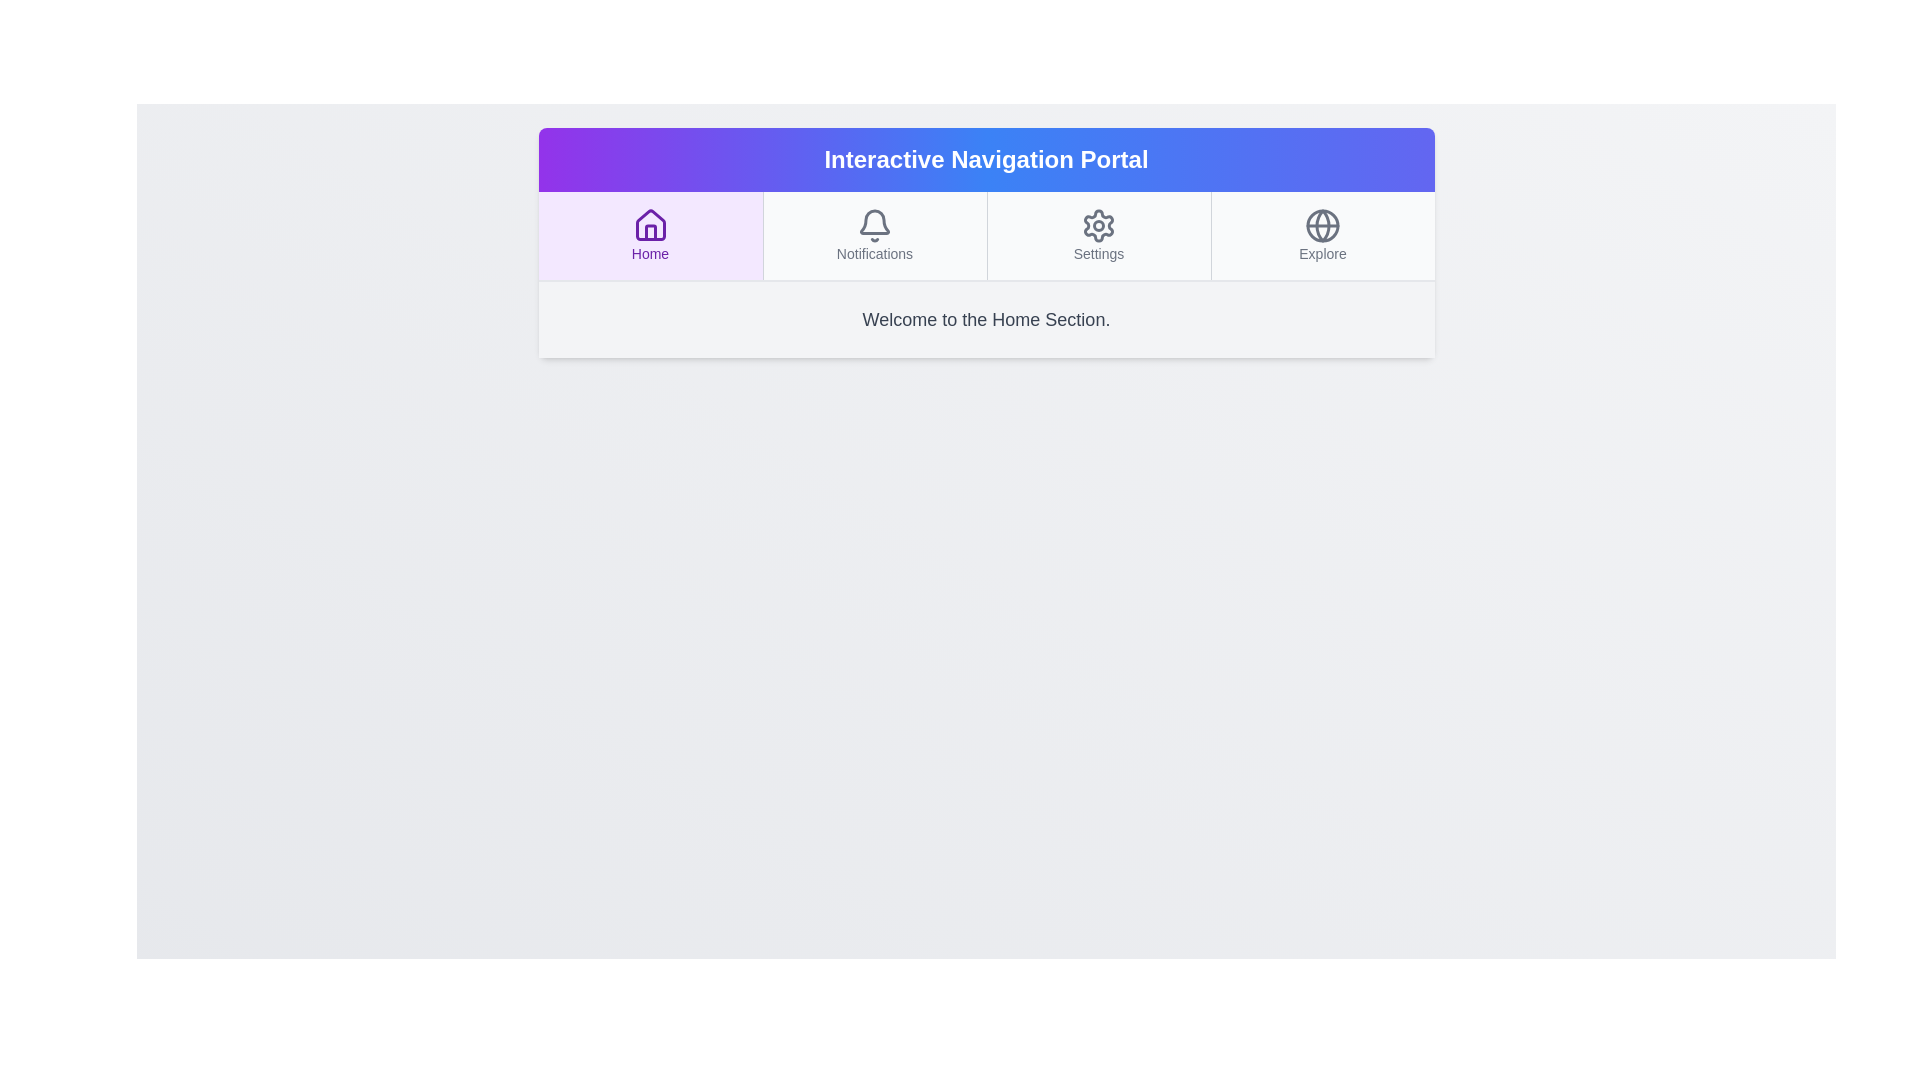  I want to click on static text element displaying 'Welcome to the Home Section.' which is centered below the navigation bar in a large gray font, so click(986, 319).